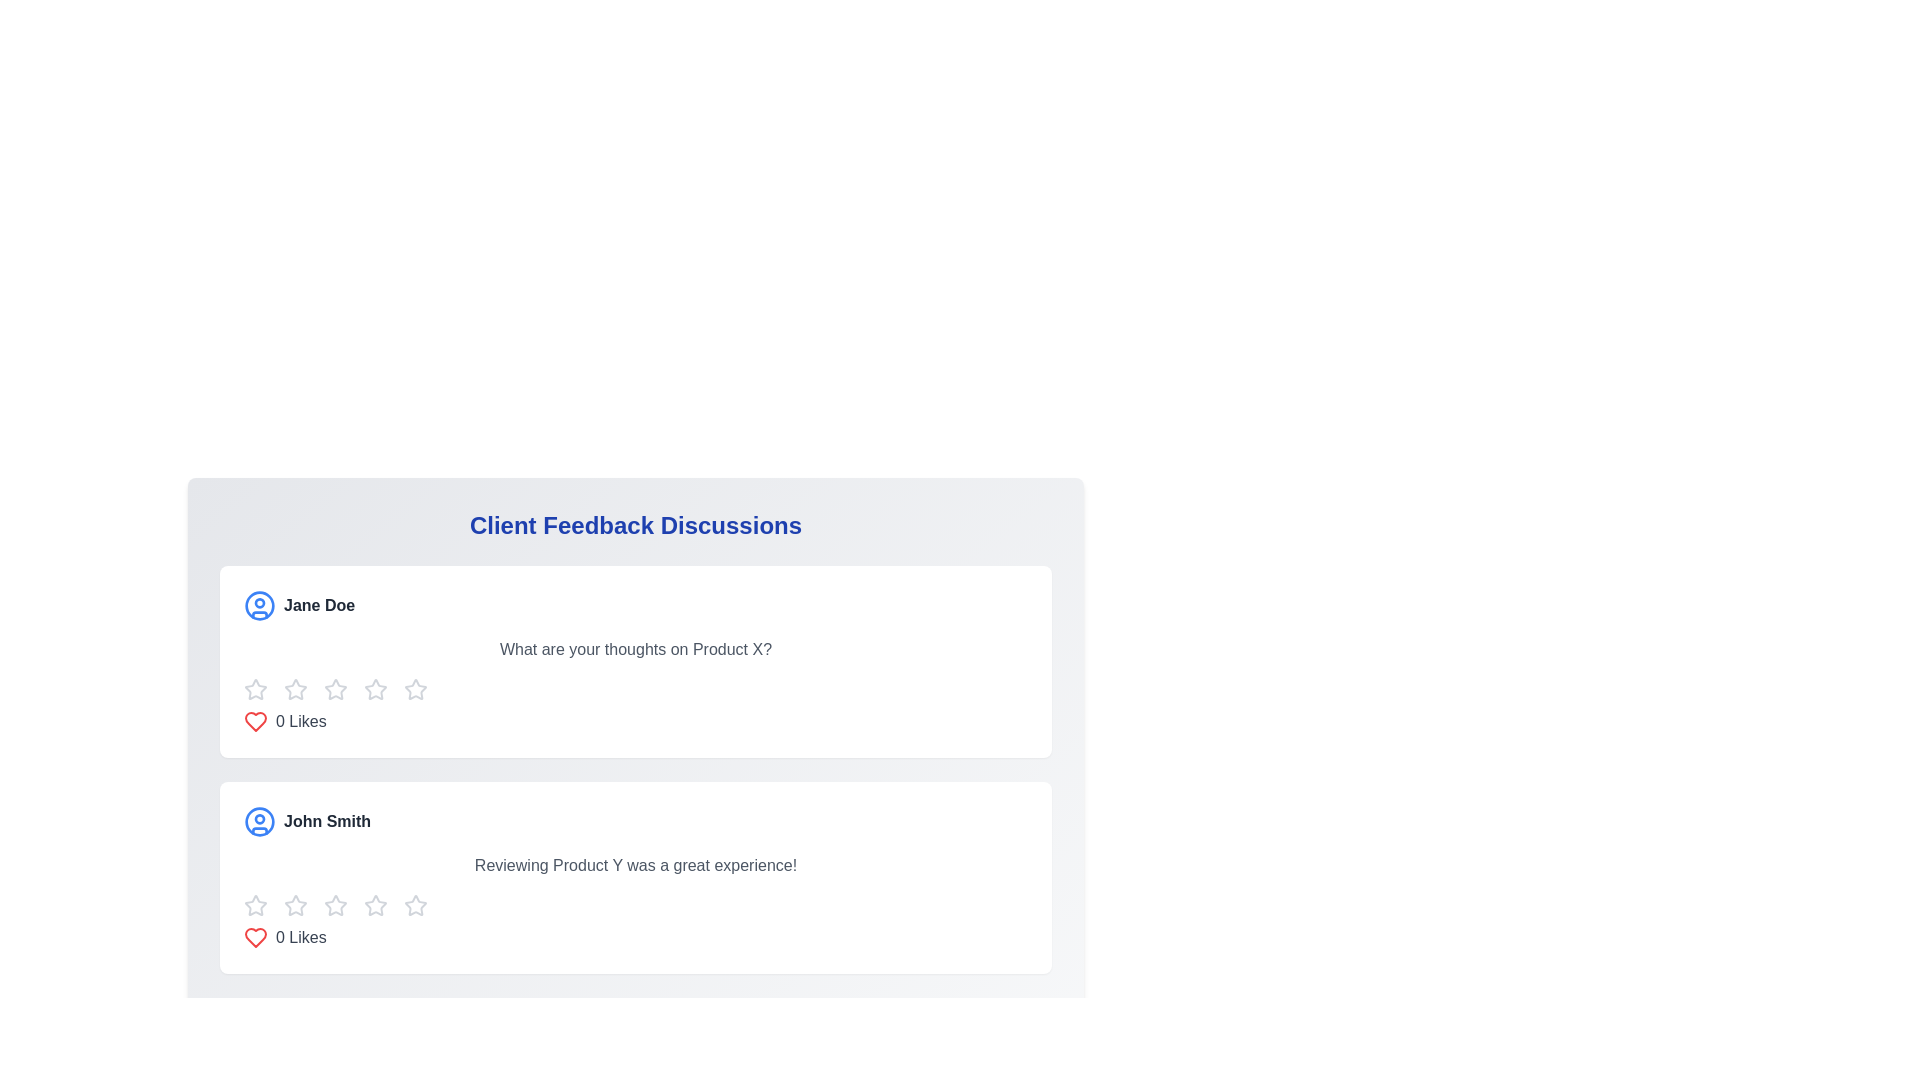 This screenshot has width=1920, height=1080. What do you see at coordinates (318, 604) in the screenshot?
I see `the label displaying the name of the individual associated with the feedback entry, located at the top of a feedback card in the middle of the display` at bounding box center [318, 604].